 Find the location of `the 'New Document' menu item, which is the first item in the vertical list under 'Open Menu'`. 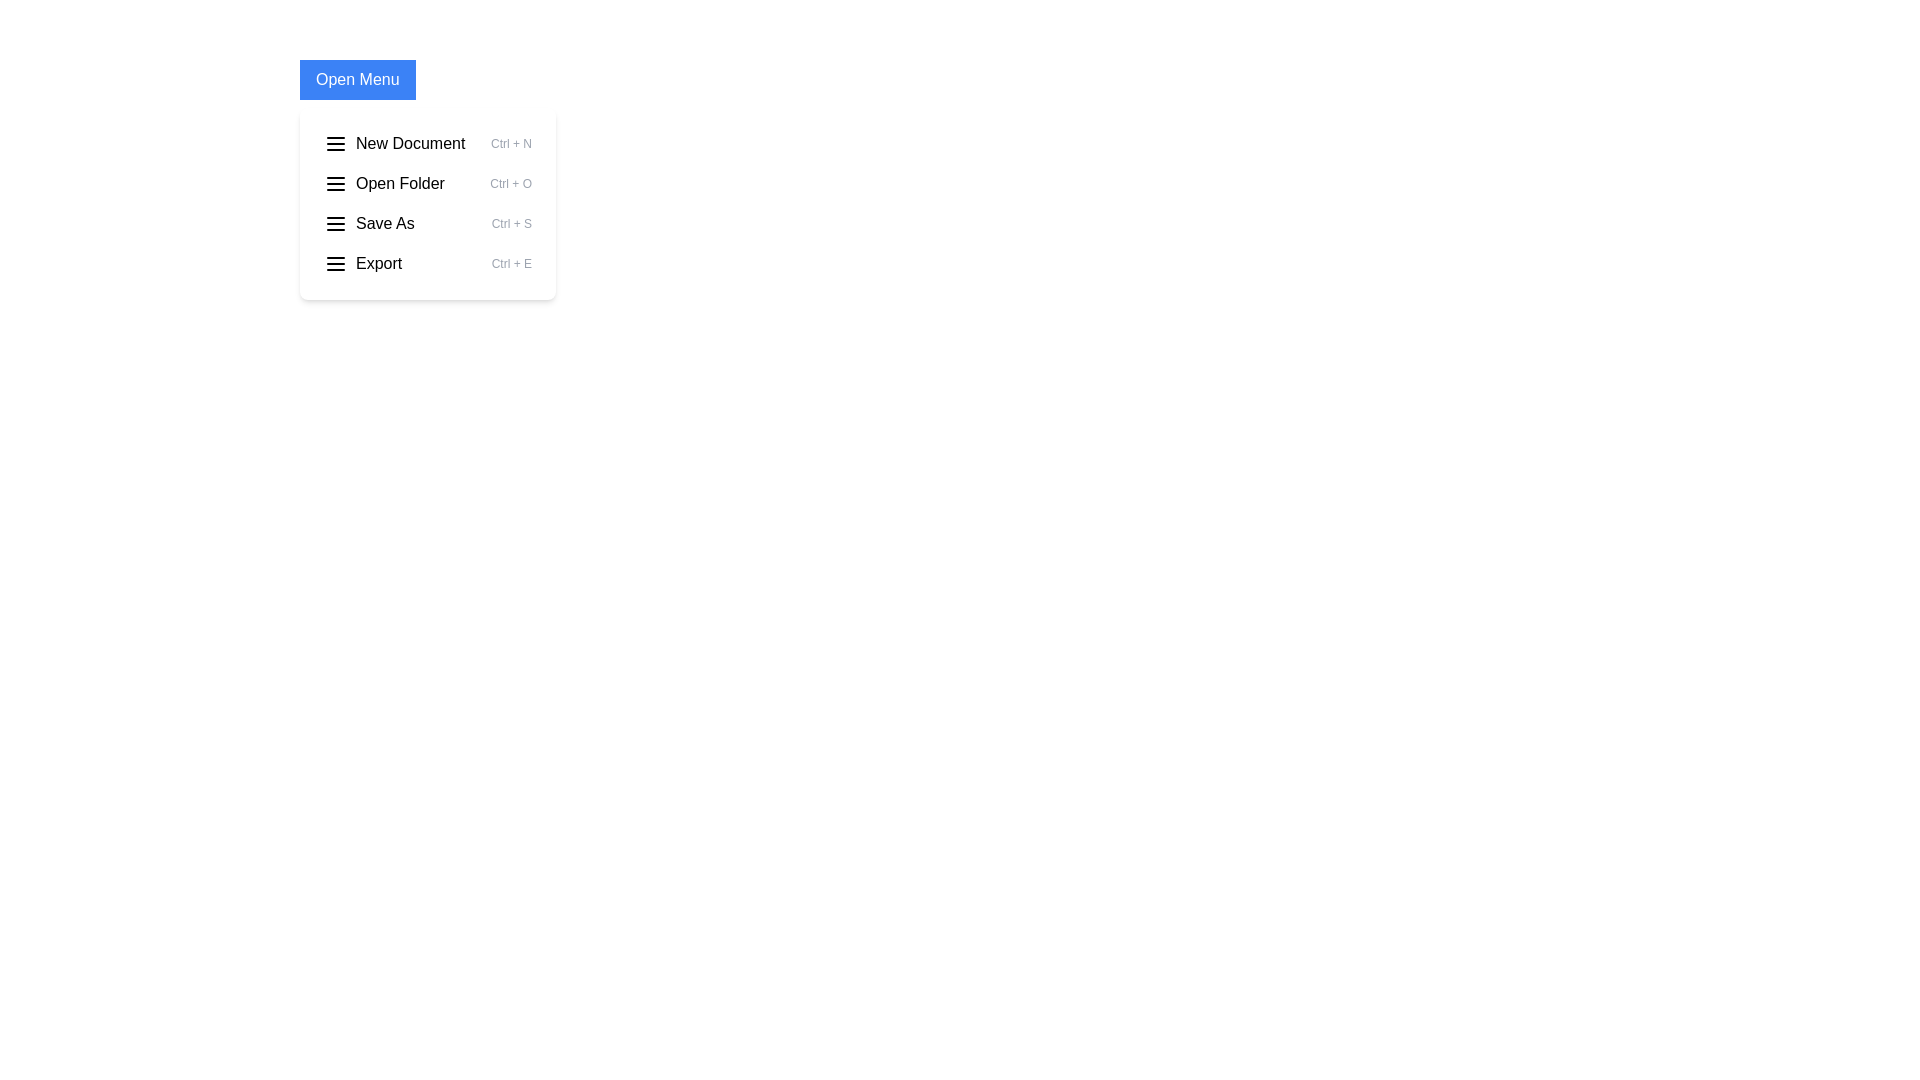

the 'New Document' menu item, which is the first item in the vertical list under 'Open Menu' is located at coordinates (394, 142).